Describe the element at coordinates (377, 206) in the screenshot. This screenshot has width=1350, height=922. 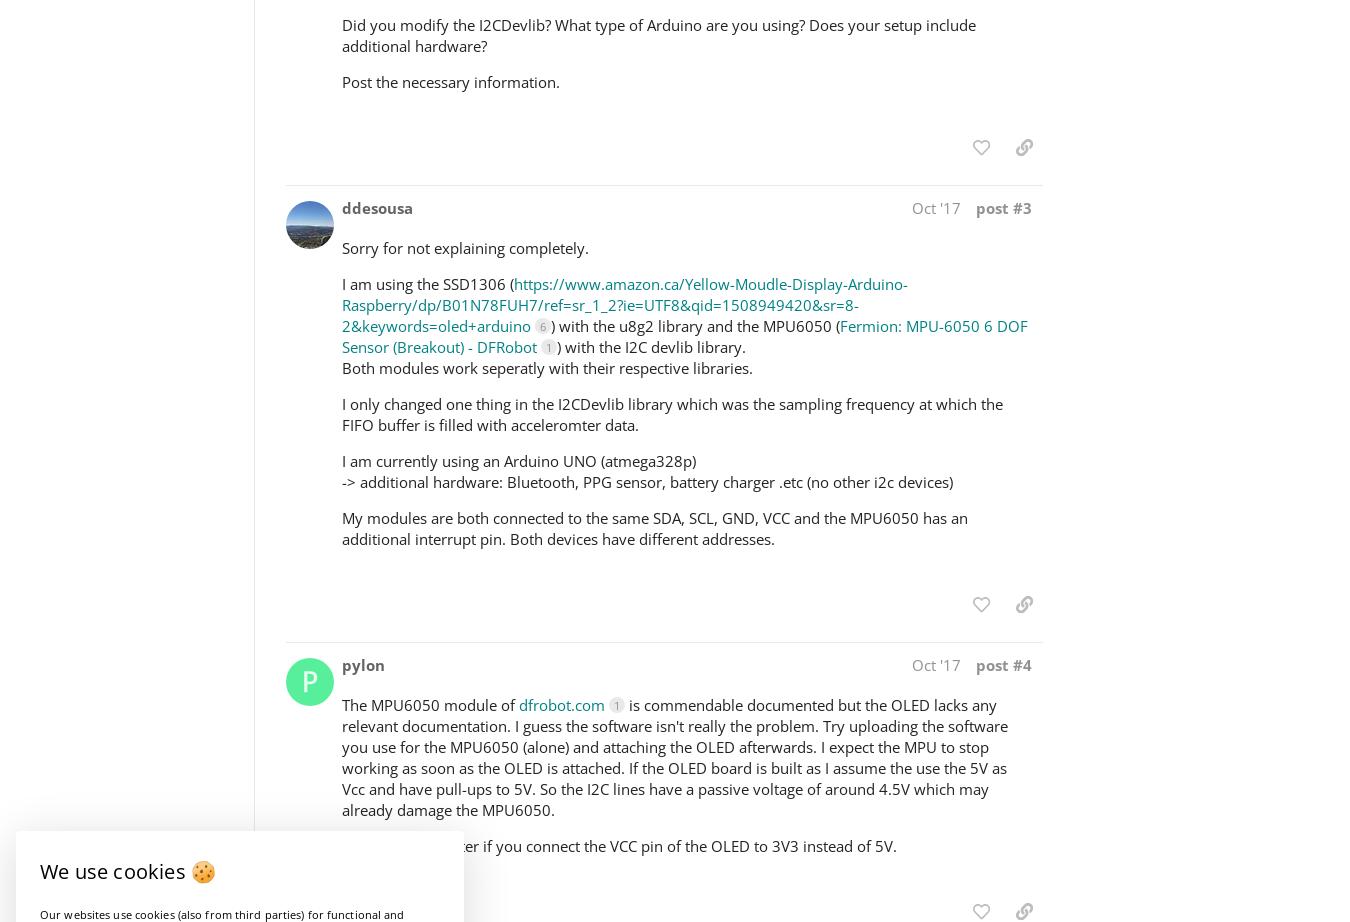
I see `'ddesousa'` at that location.